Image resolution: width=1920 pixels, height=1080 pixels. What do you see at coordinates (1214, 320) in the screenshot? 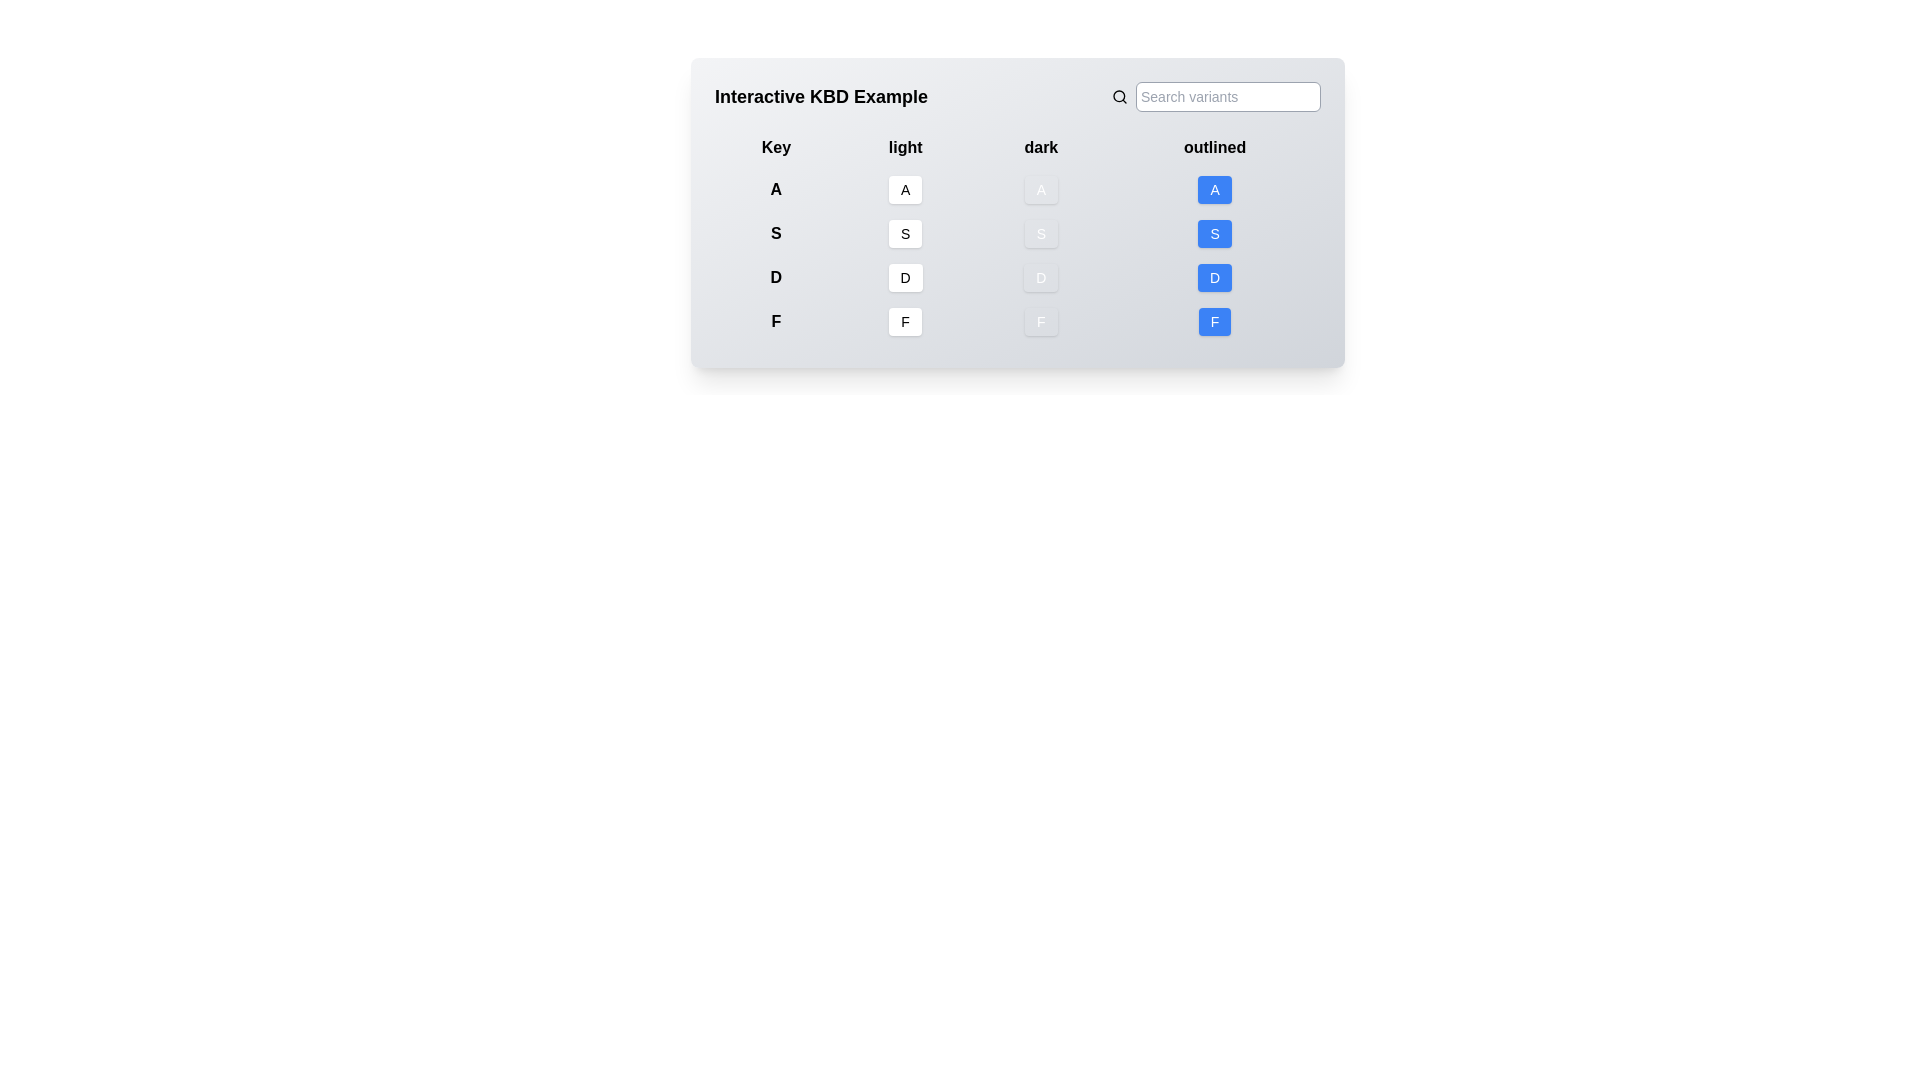
I see `the button labeled 'F', which is the fourth button in the outlined column located at the bottom right of the interface` at bounding box center [1214, 320].